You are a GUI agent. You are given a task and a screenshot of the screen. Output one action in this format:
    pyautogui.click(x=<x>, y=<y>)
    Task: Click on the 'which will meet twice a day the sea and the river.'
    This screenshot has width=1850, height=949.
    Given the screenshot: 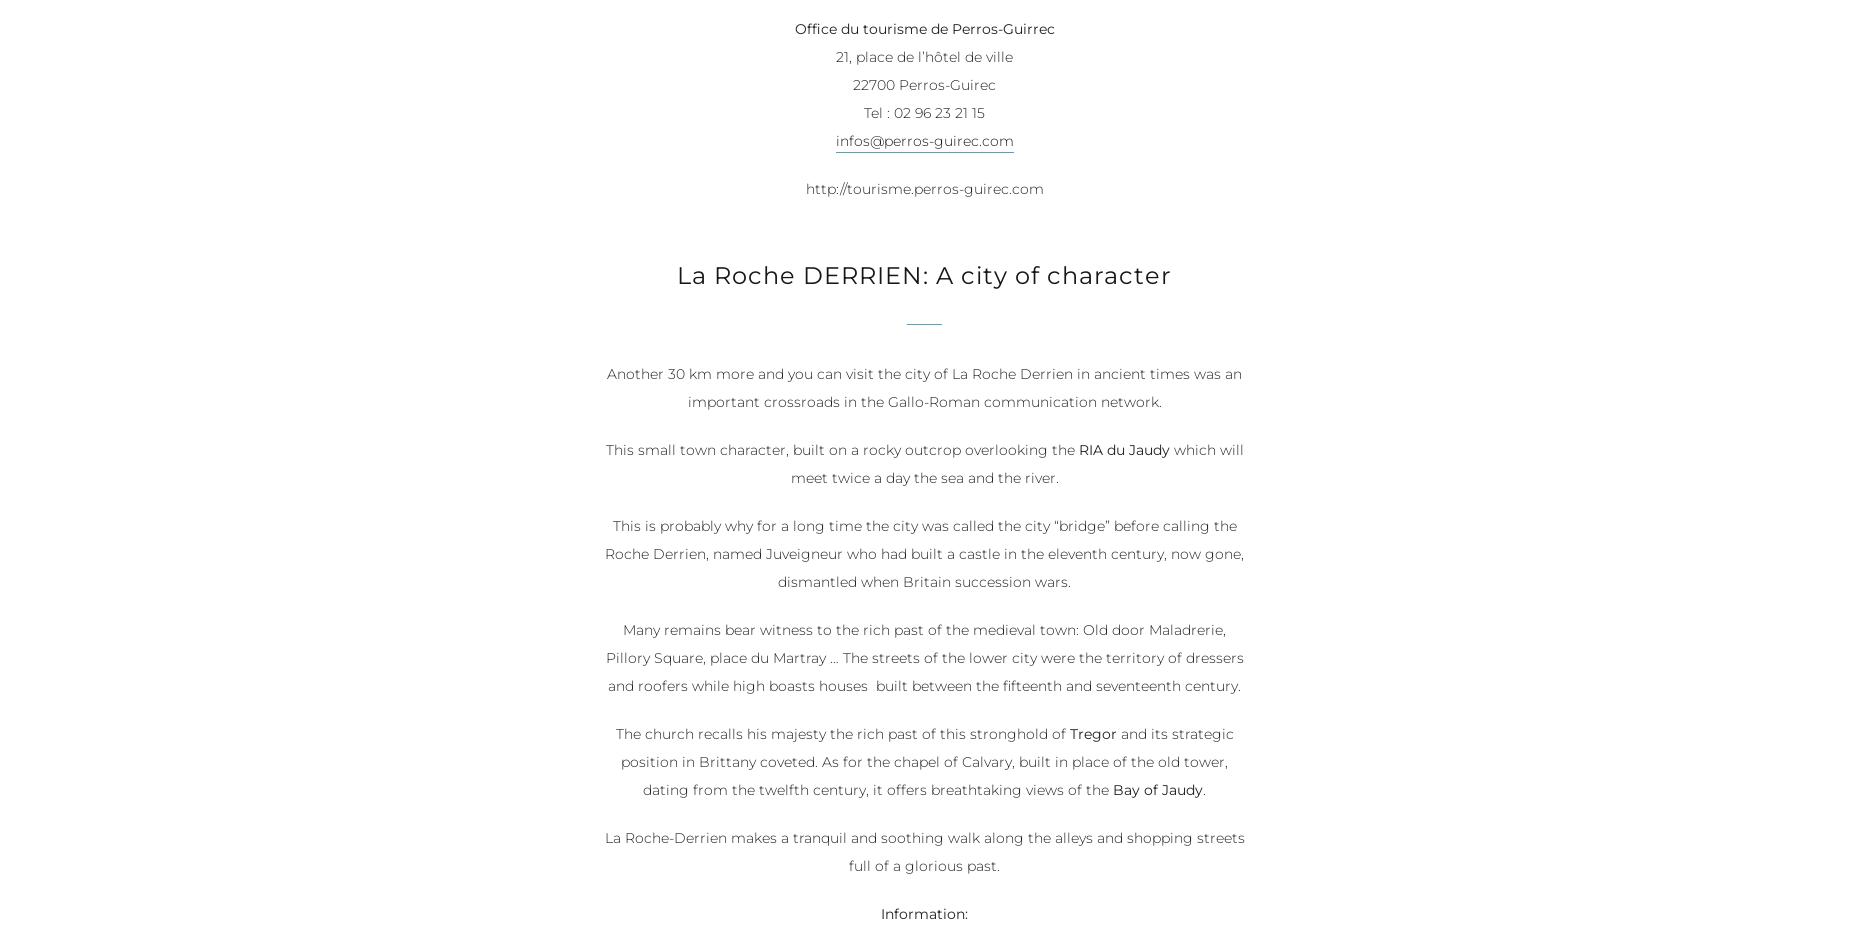 What is the action you would take?
    pyautogui.click(x=1015, y=465)
    